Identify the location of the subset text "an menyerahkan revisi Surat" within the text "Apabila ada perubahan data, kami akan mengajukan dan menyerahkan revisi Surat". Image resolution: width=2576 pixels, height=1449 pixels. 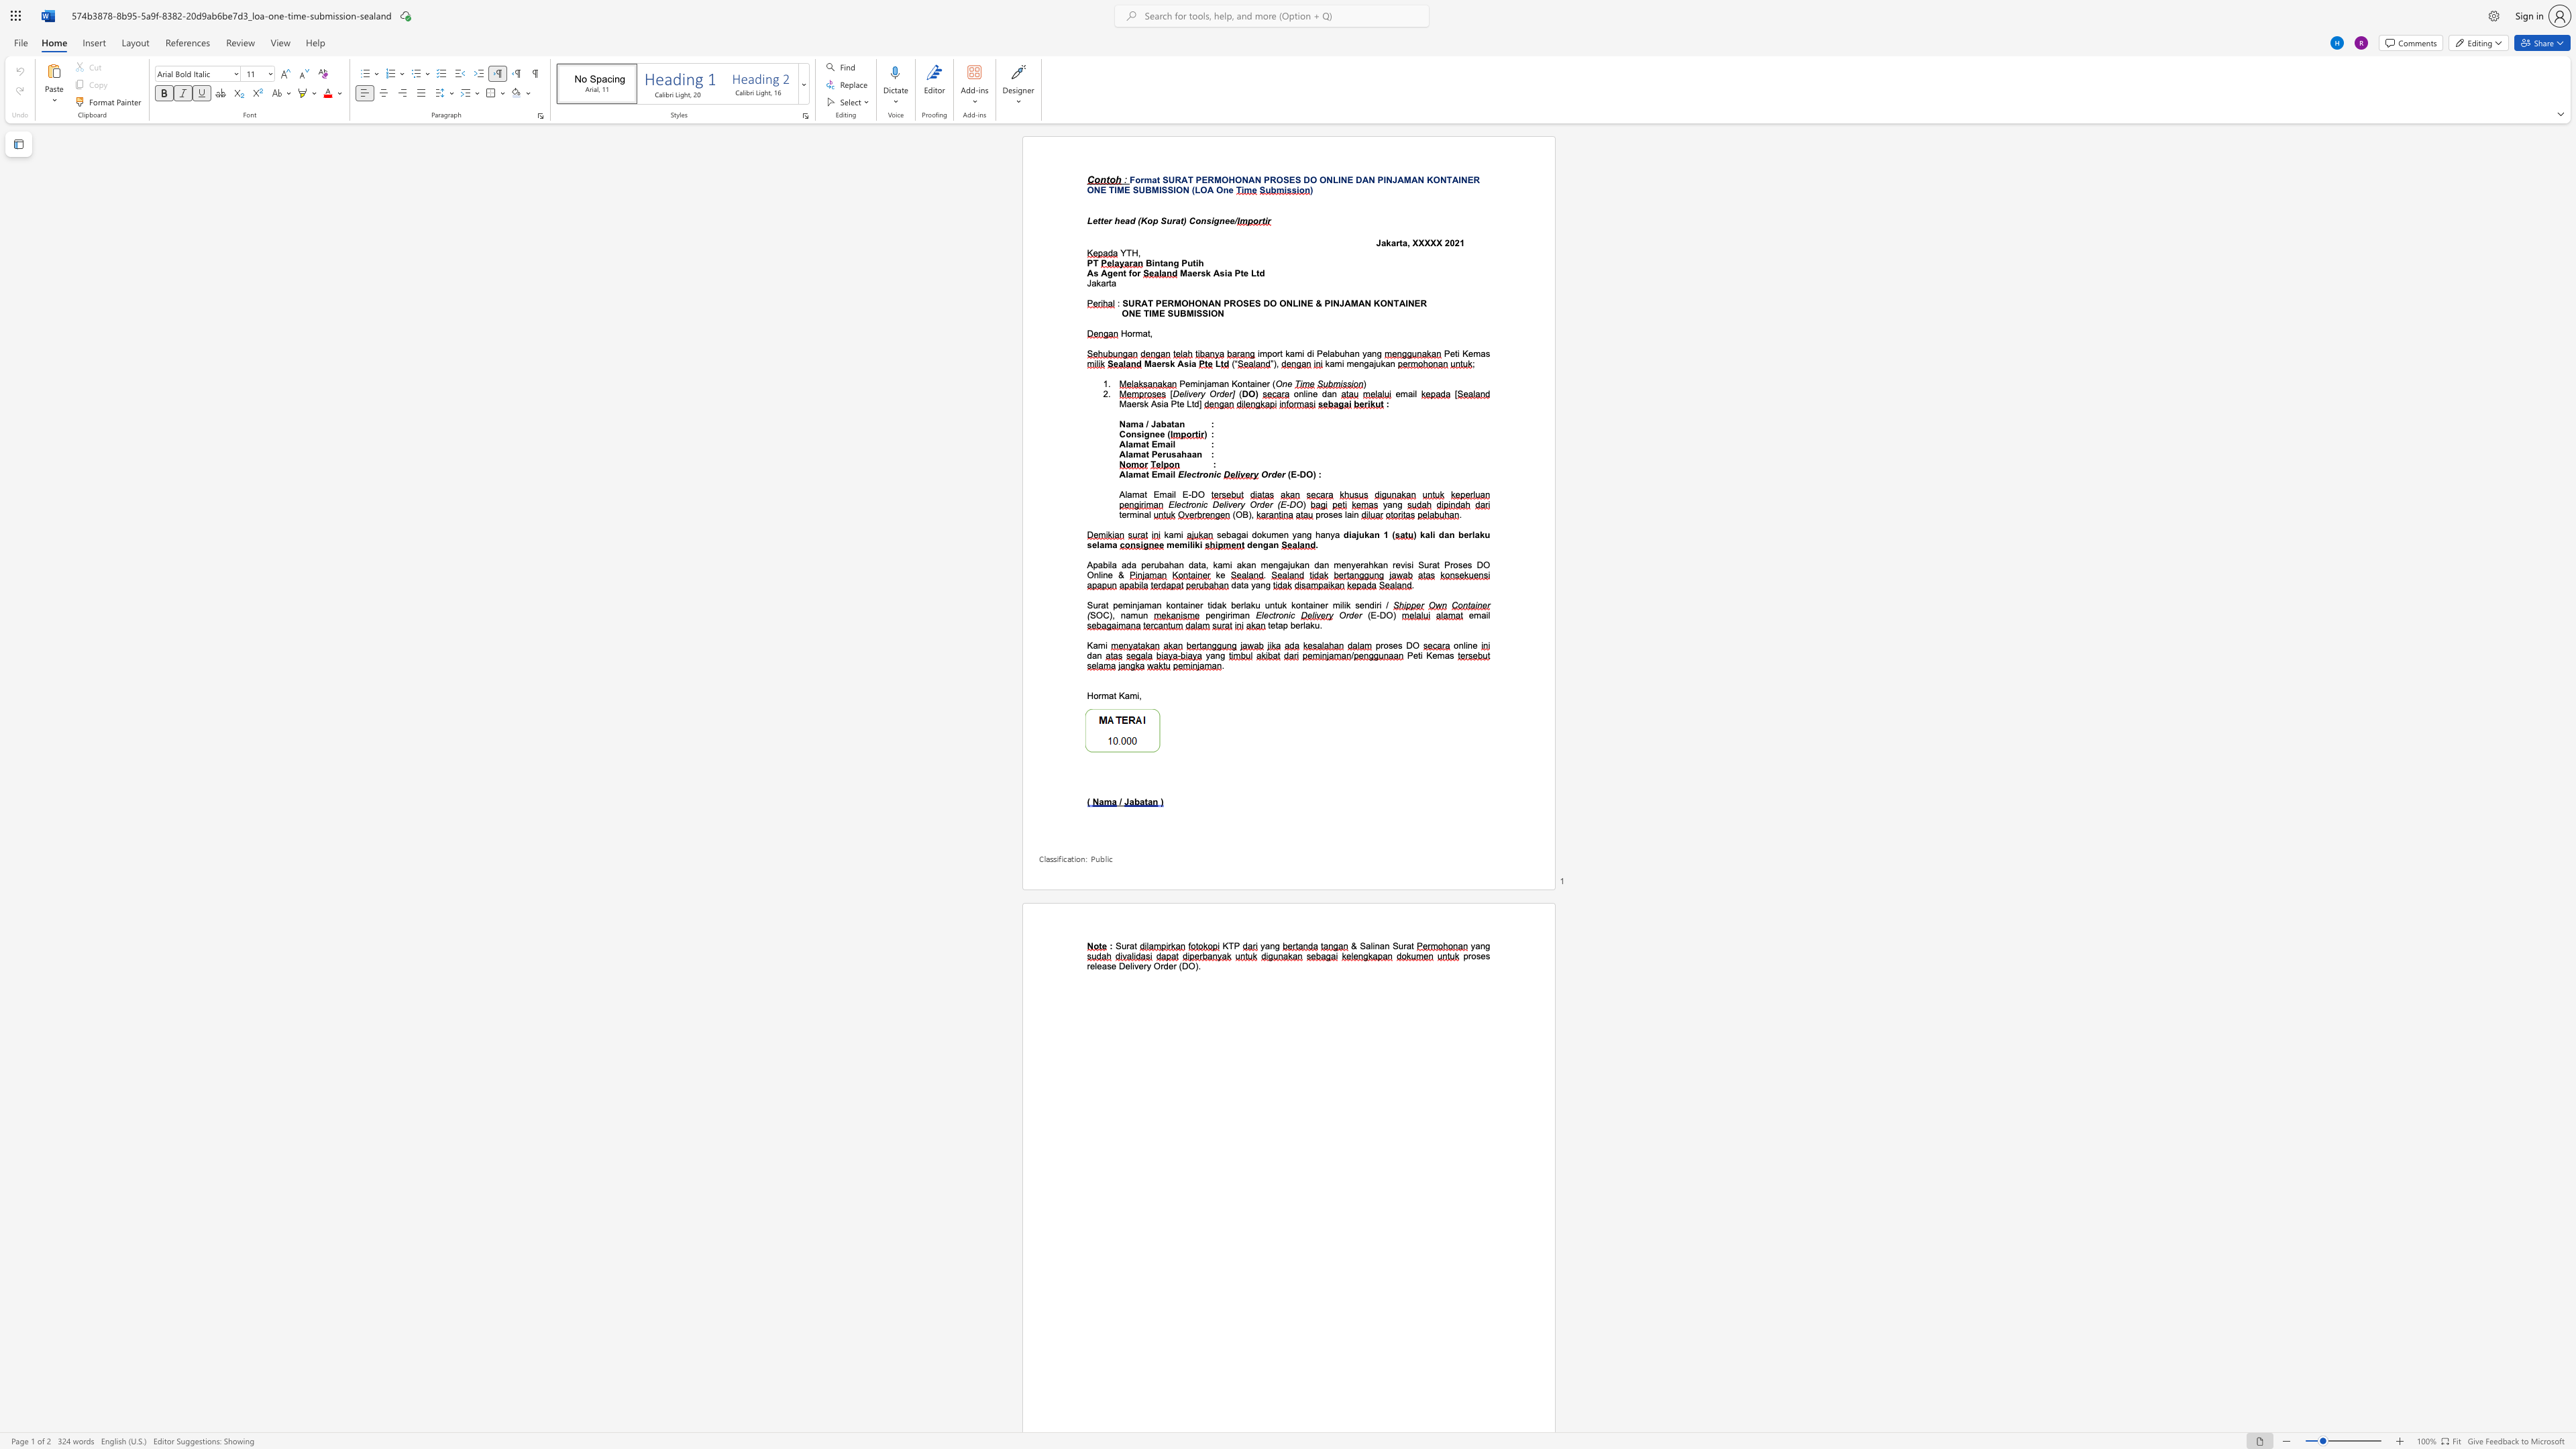
(1319, 564).